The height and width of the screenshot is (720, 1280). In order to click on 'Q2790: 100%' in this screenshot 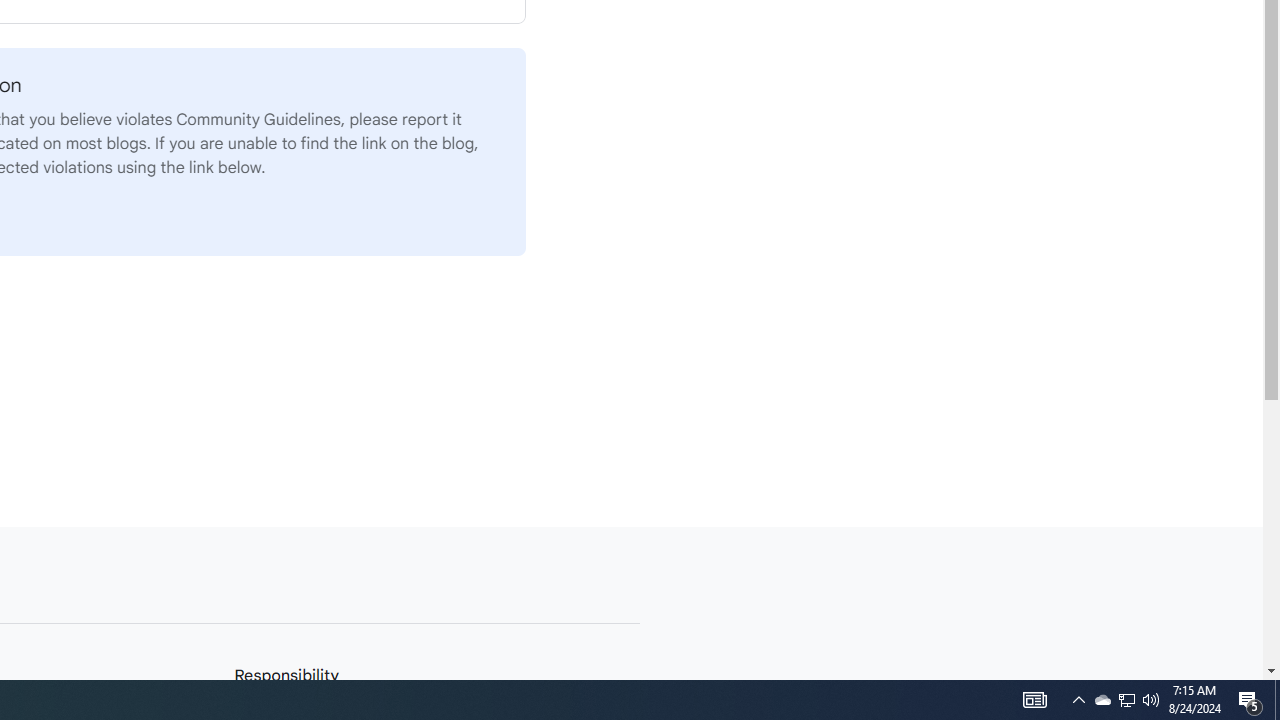, I will do `click(1127, 698)`.